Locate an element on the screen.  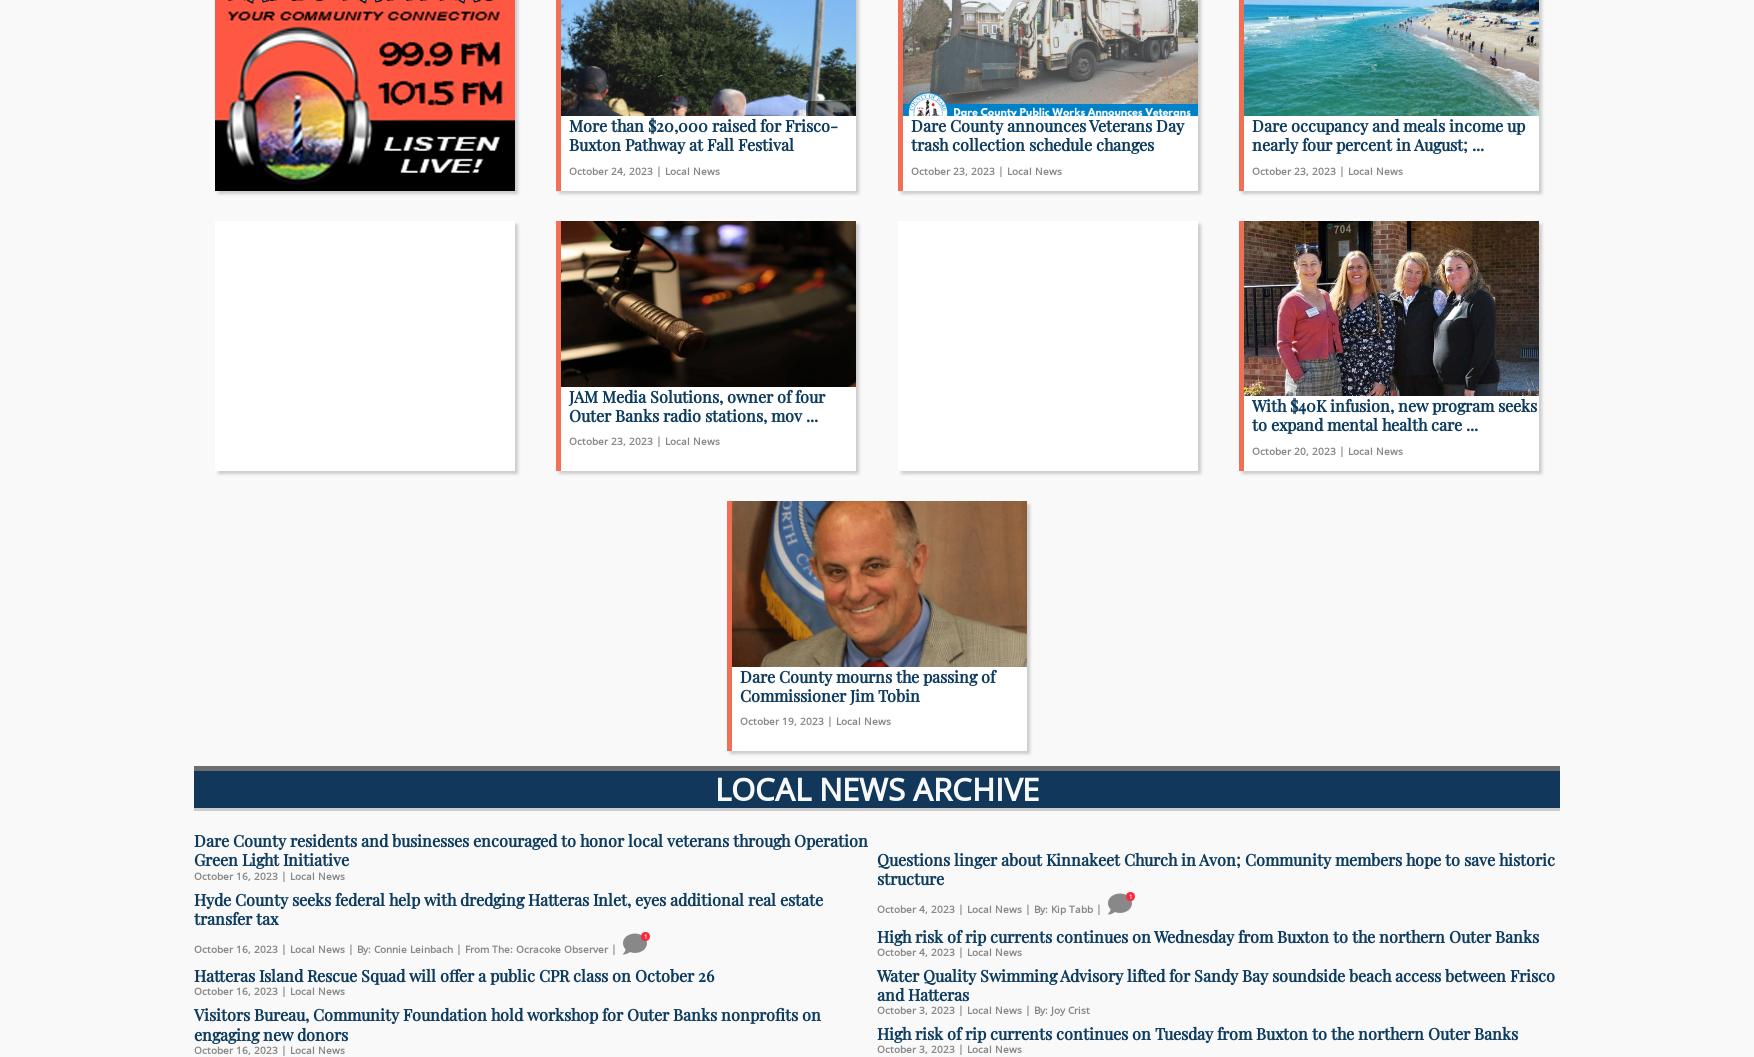
'Dare occupancy and meals income up nearly four percent in August;  ...' is located at coordinates (1387, 133).